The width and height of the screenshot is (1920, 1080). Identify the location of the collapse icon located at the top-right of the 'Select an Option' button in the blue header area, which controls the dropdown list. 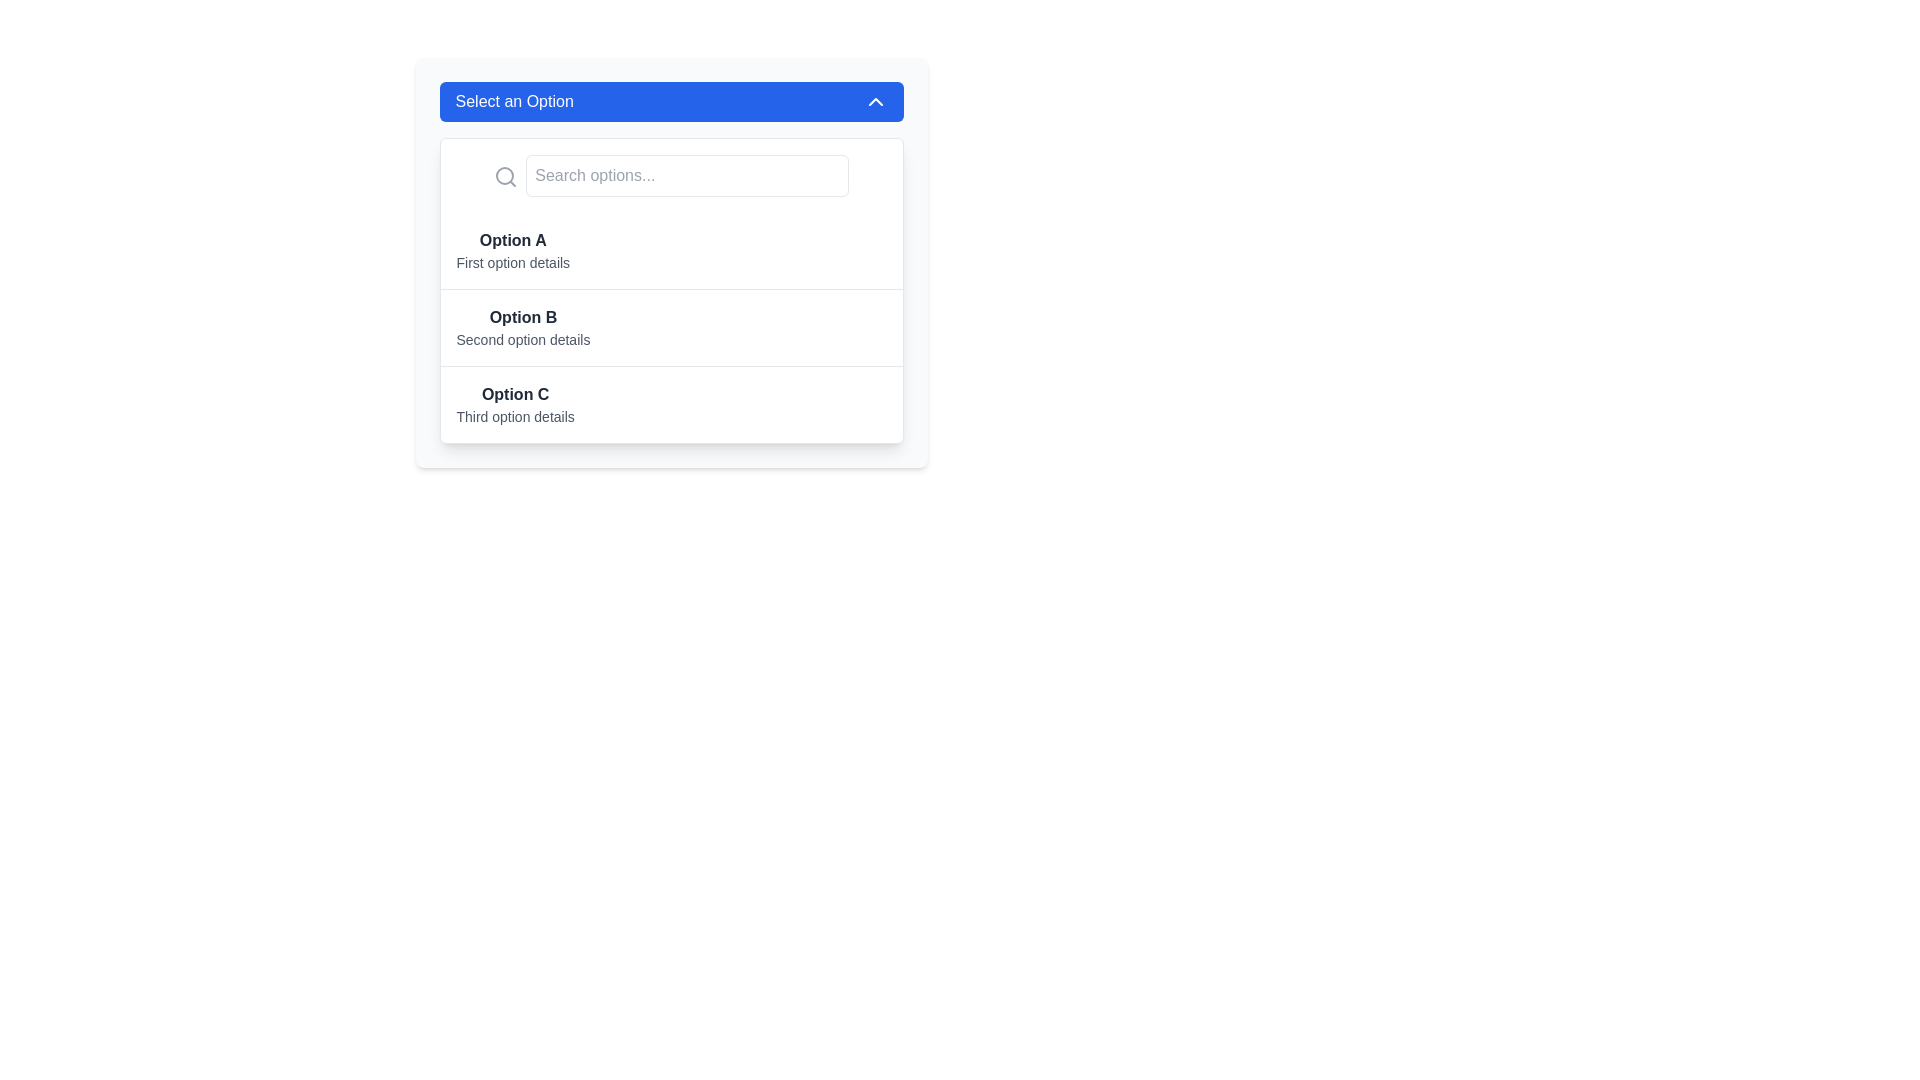
(875, 101).